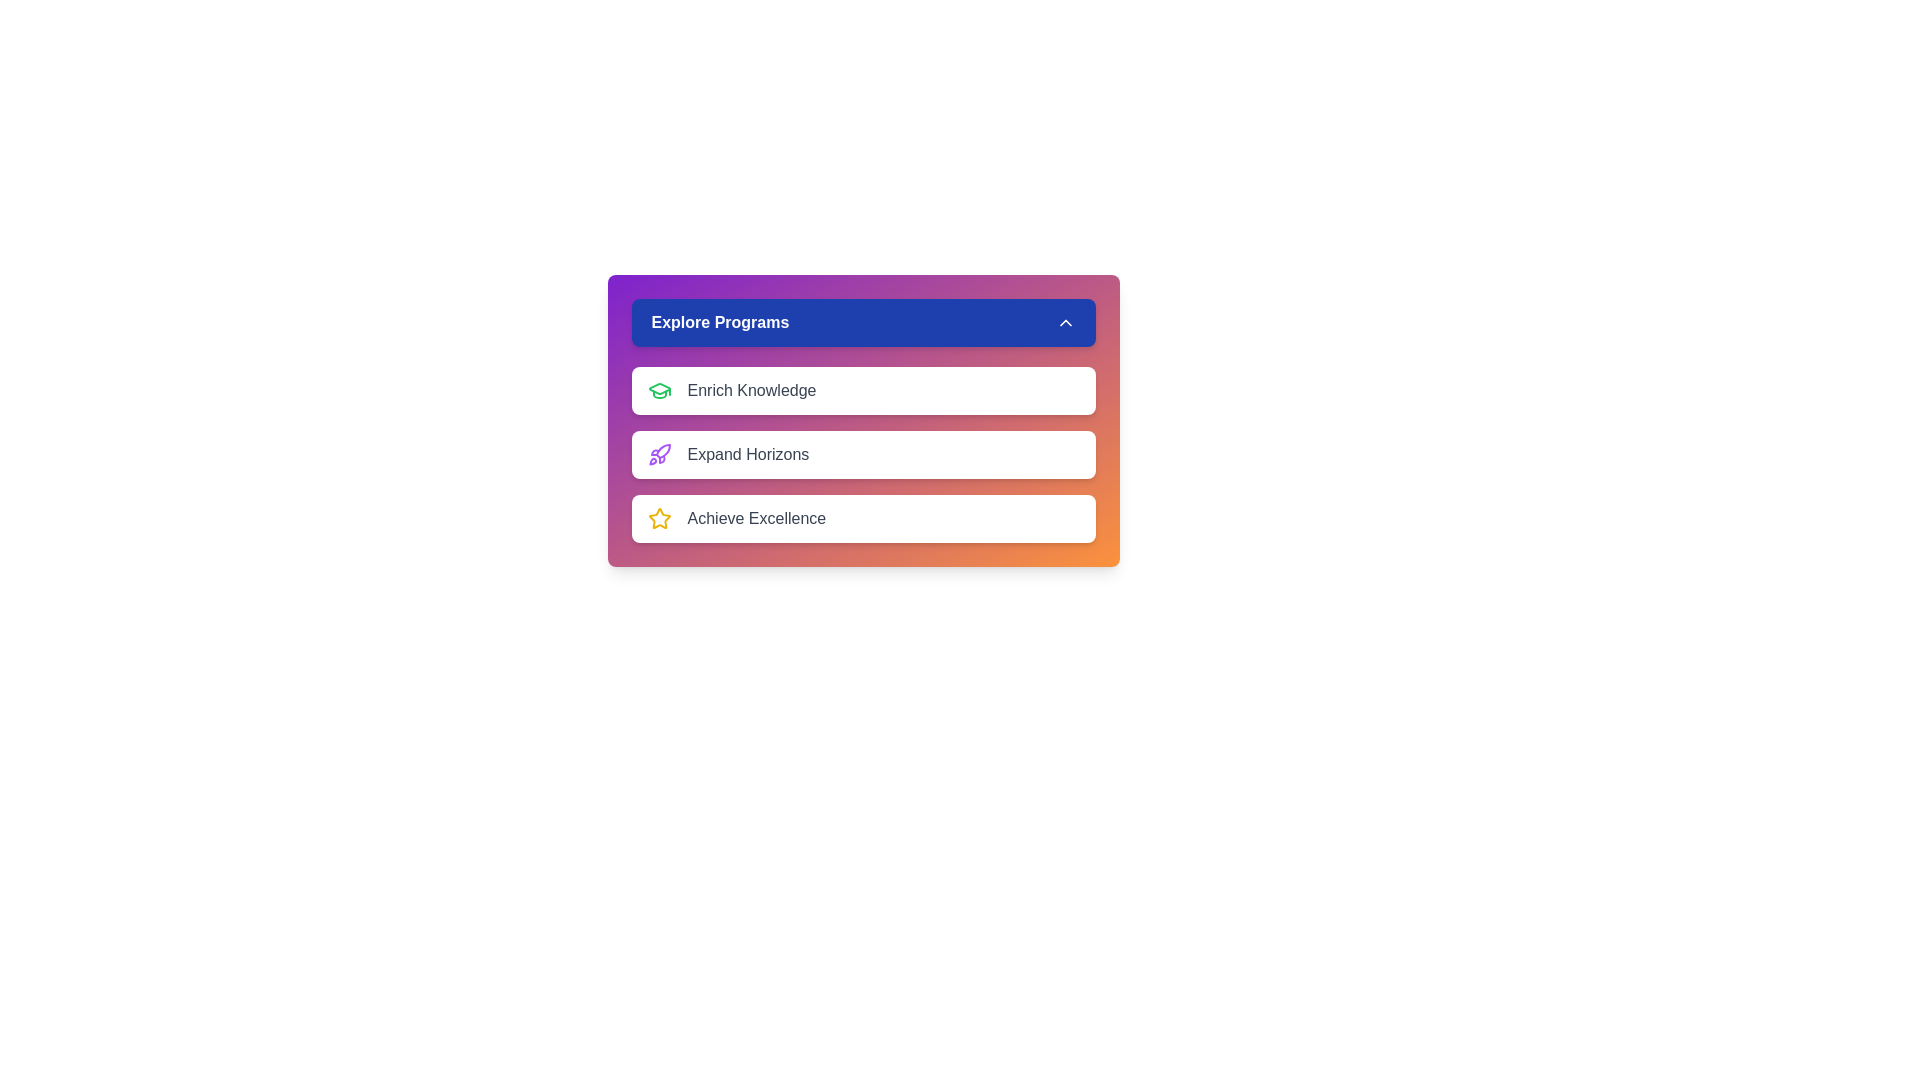  What do you see at coordinates (863, 322) in the screenshot?
I see `the 'Explore Programs' button` at bounding box center [863, 322].